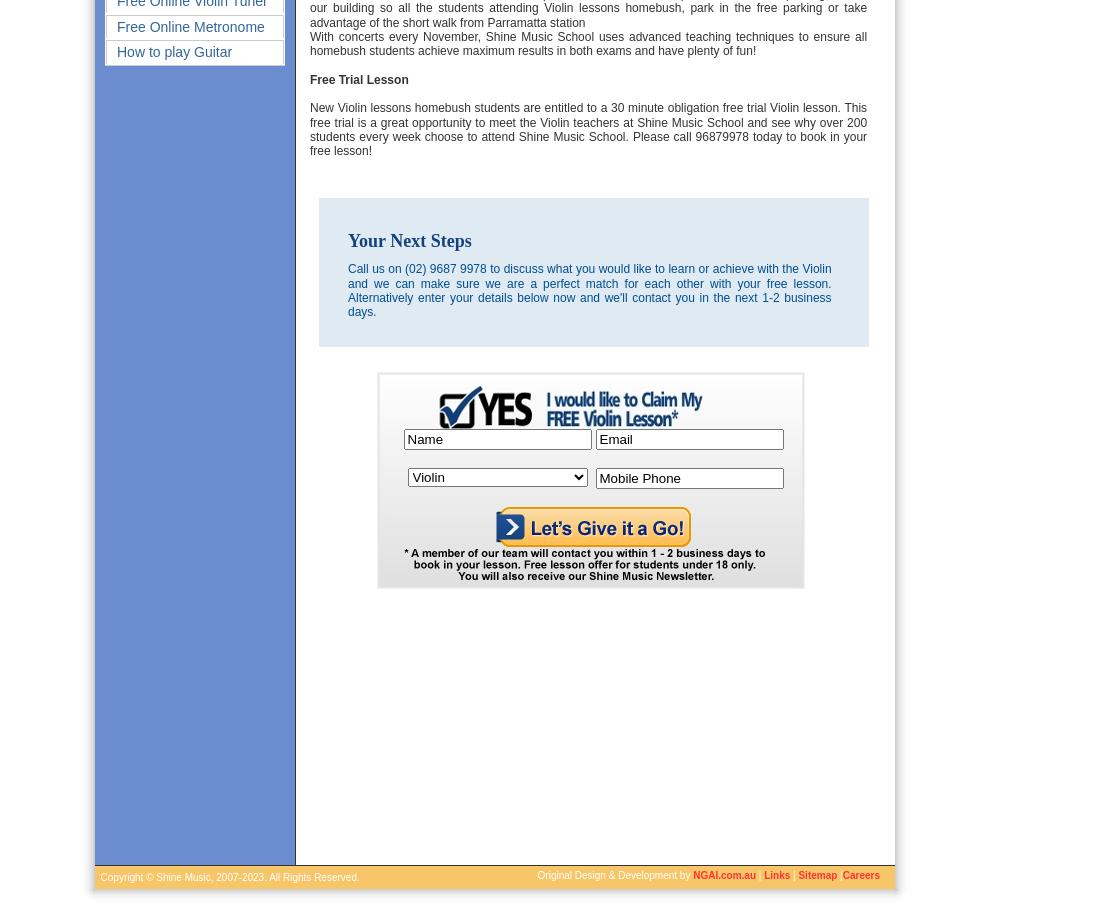  I want to click on 'With concerts every November, Shine Music School uses advanced
teaching techniques to ensure all homebush students achieve maximum results in both exams
and have plenty of fun!', so click(587, 43).